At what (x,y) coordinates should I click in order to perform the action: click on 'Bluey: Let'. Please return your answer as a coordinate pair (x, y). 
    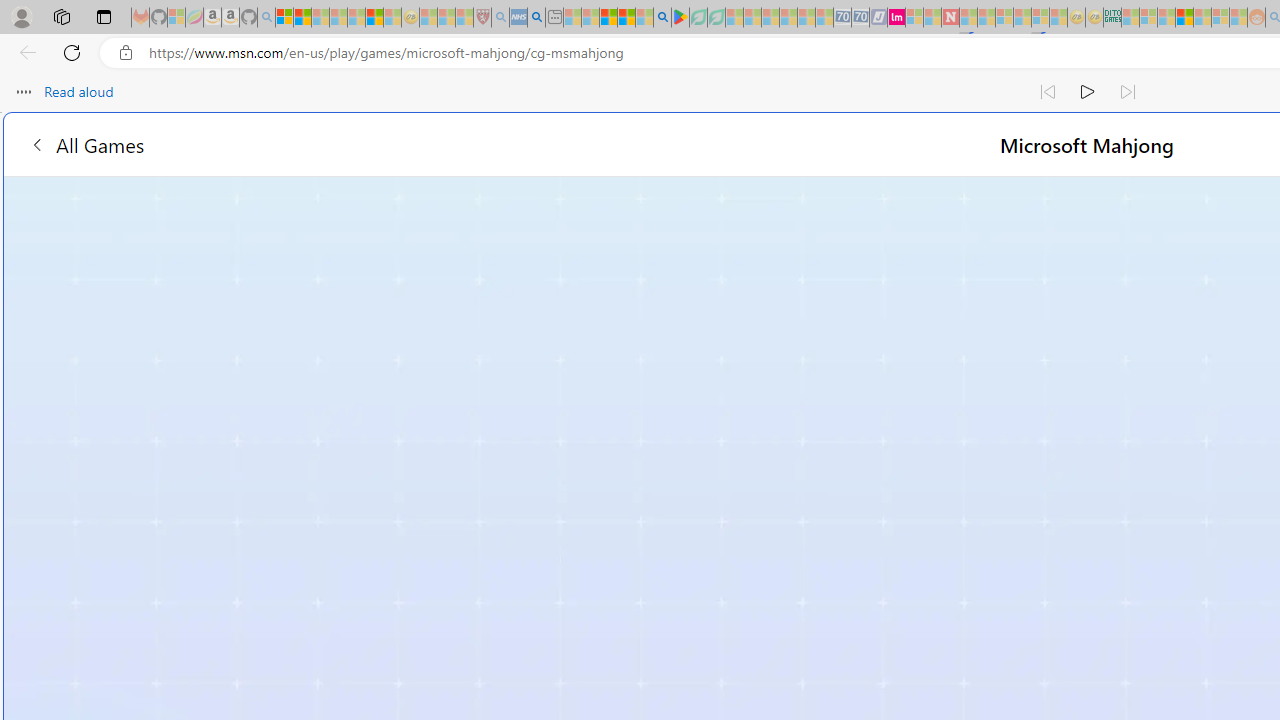
    Looking at the image, I should click on (680, 17).